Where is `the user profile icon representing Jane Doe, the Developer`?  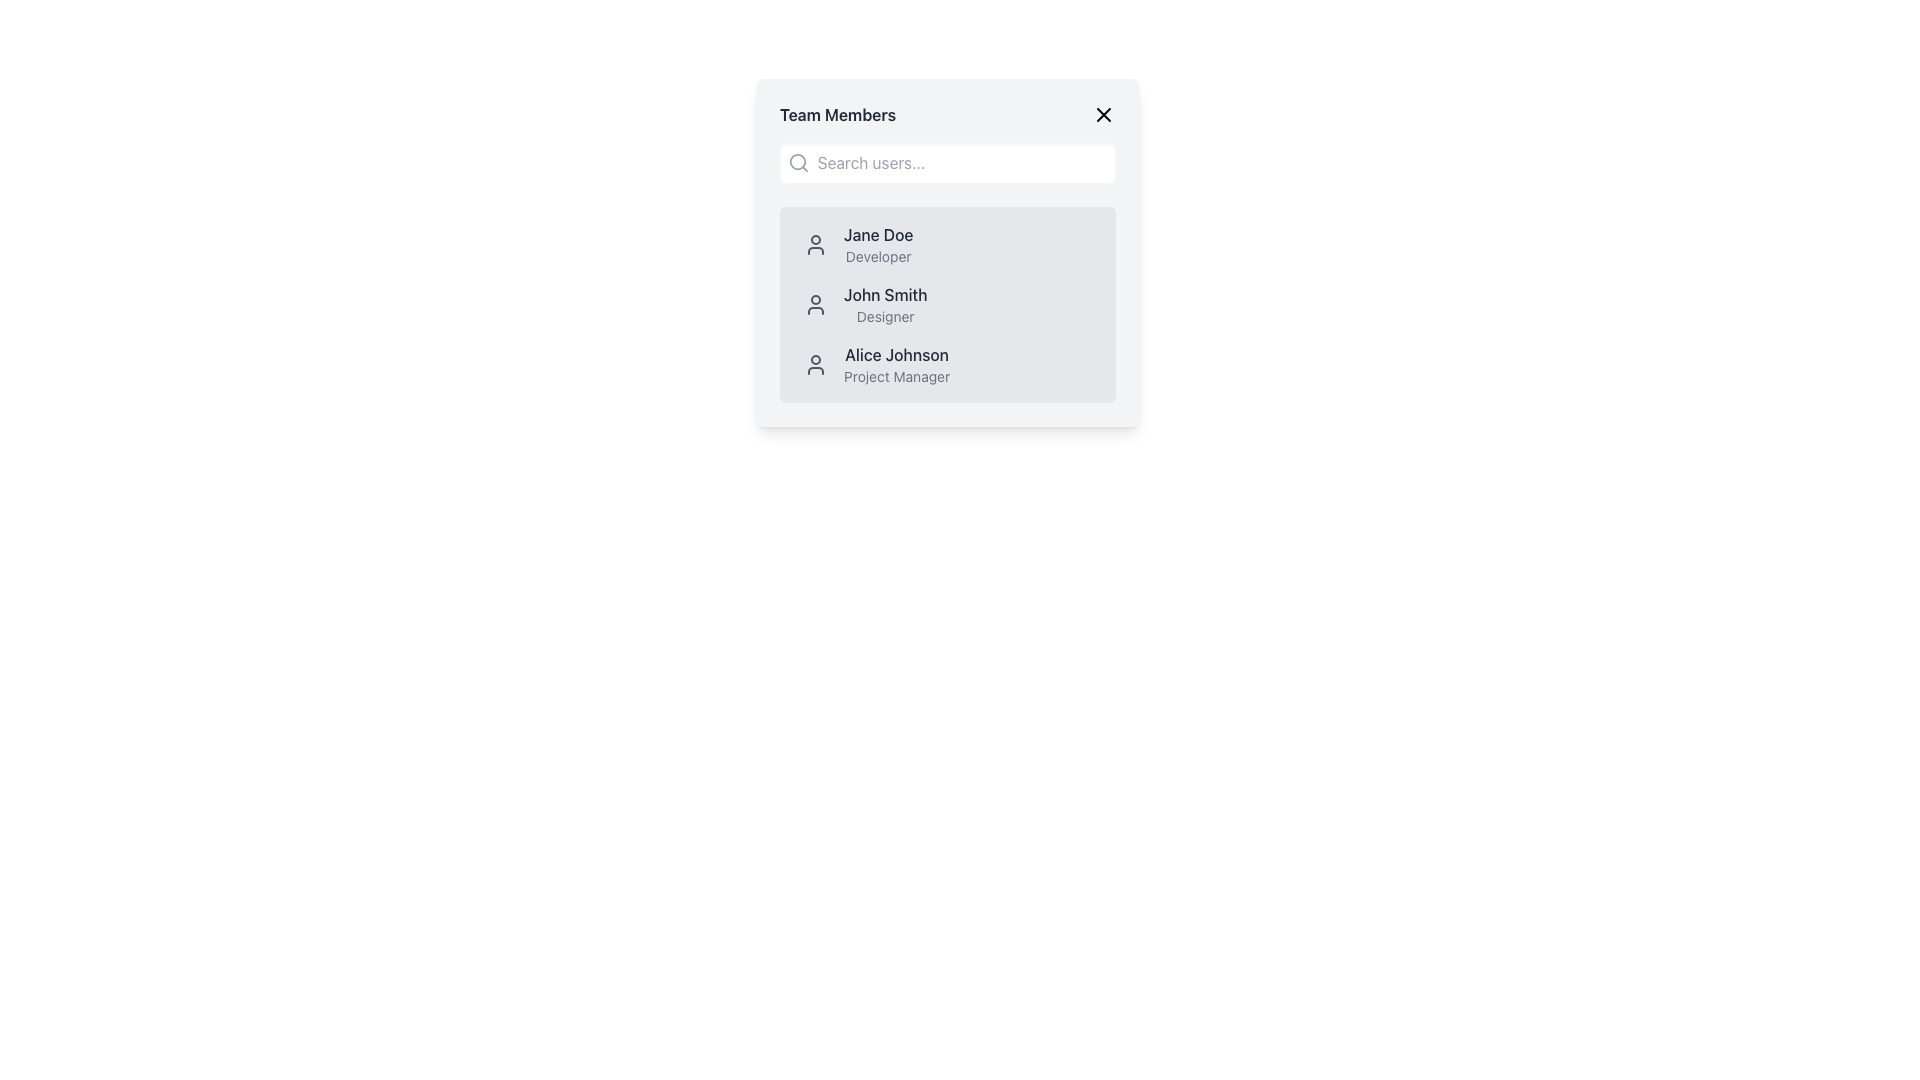 the user profile icon representing Jane Doe, the Developer is located at coordinates (816, 244).